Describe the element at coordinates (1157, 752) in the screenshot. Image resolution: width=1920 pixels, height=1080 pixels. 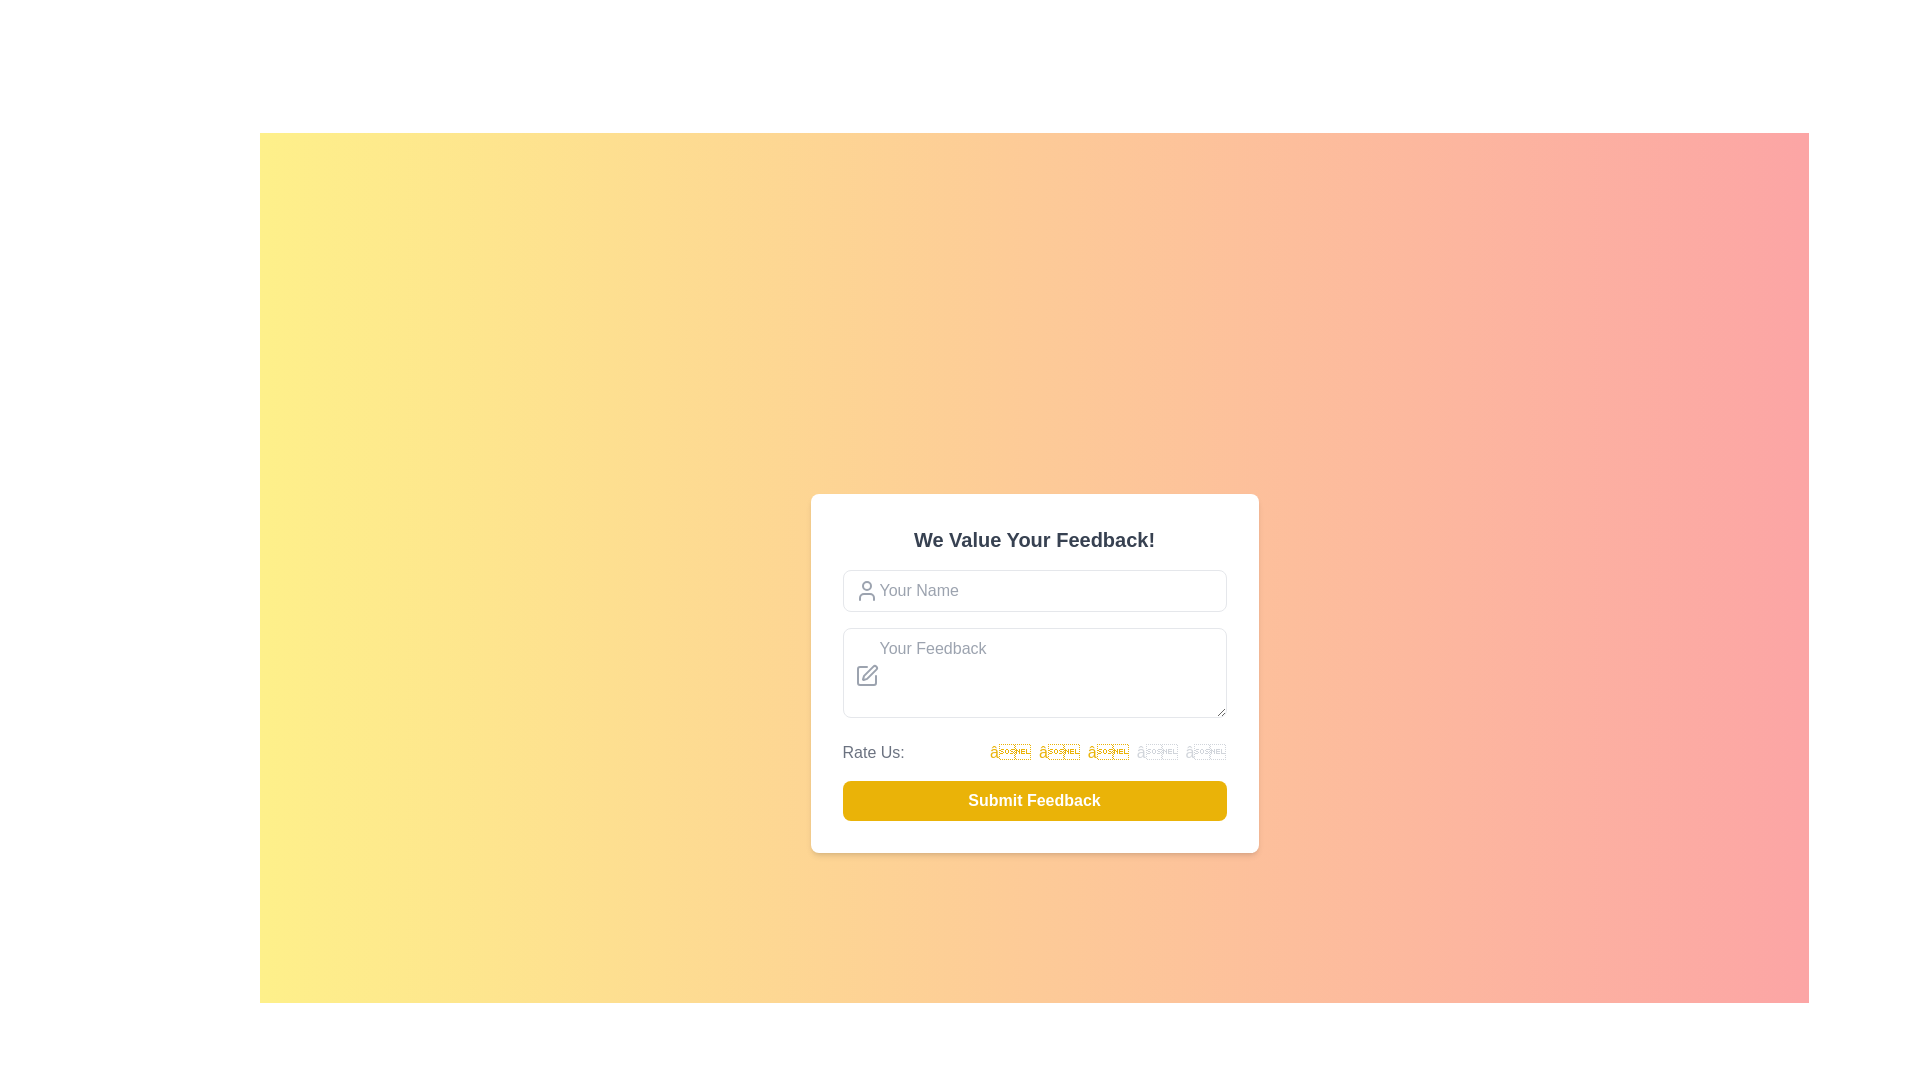
I see `the fourth star button in the five-star rating system` at that location.